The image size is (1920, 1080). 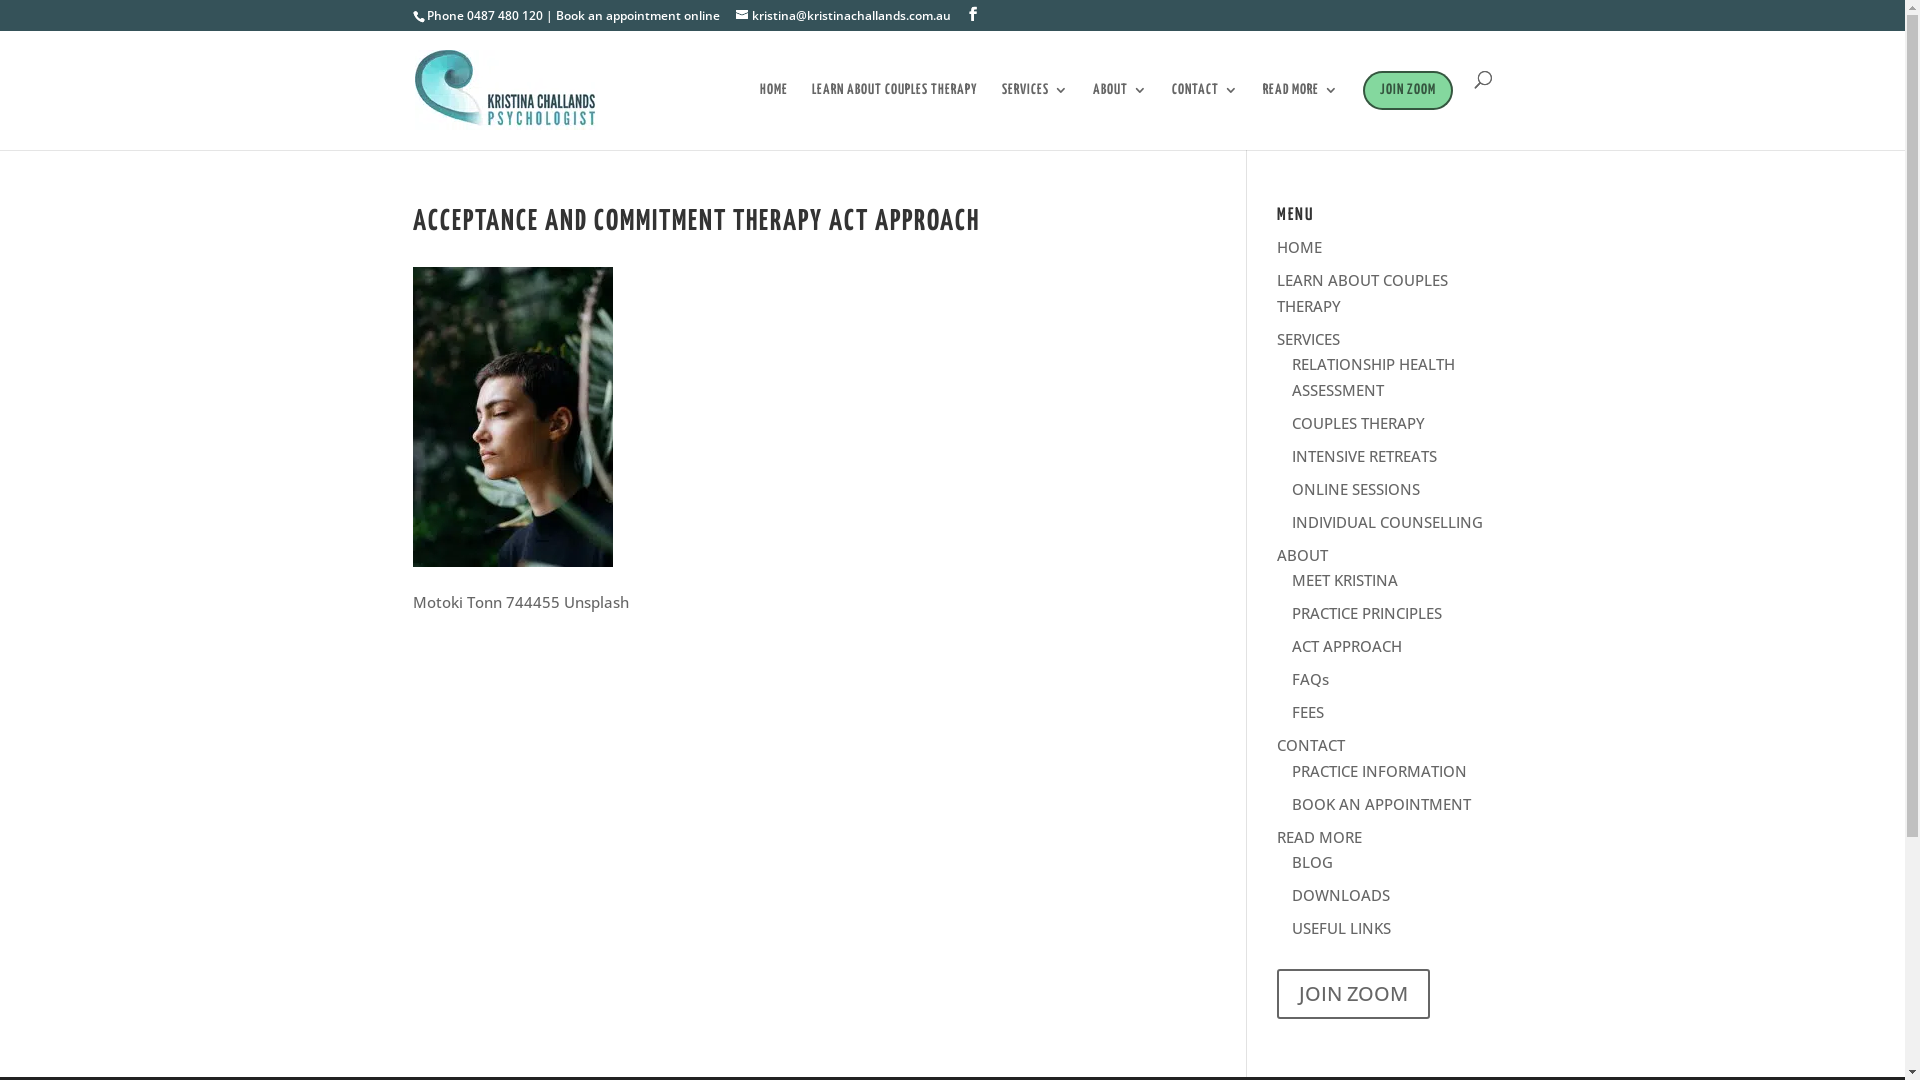 I want to click on 'ACT APPROACH', so click(x=1347, y=645).